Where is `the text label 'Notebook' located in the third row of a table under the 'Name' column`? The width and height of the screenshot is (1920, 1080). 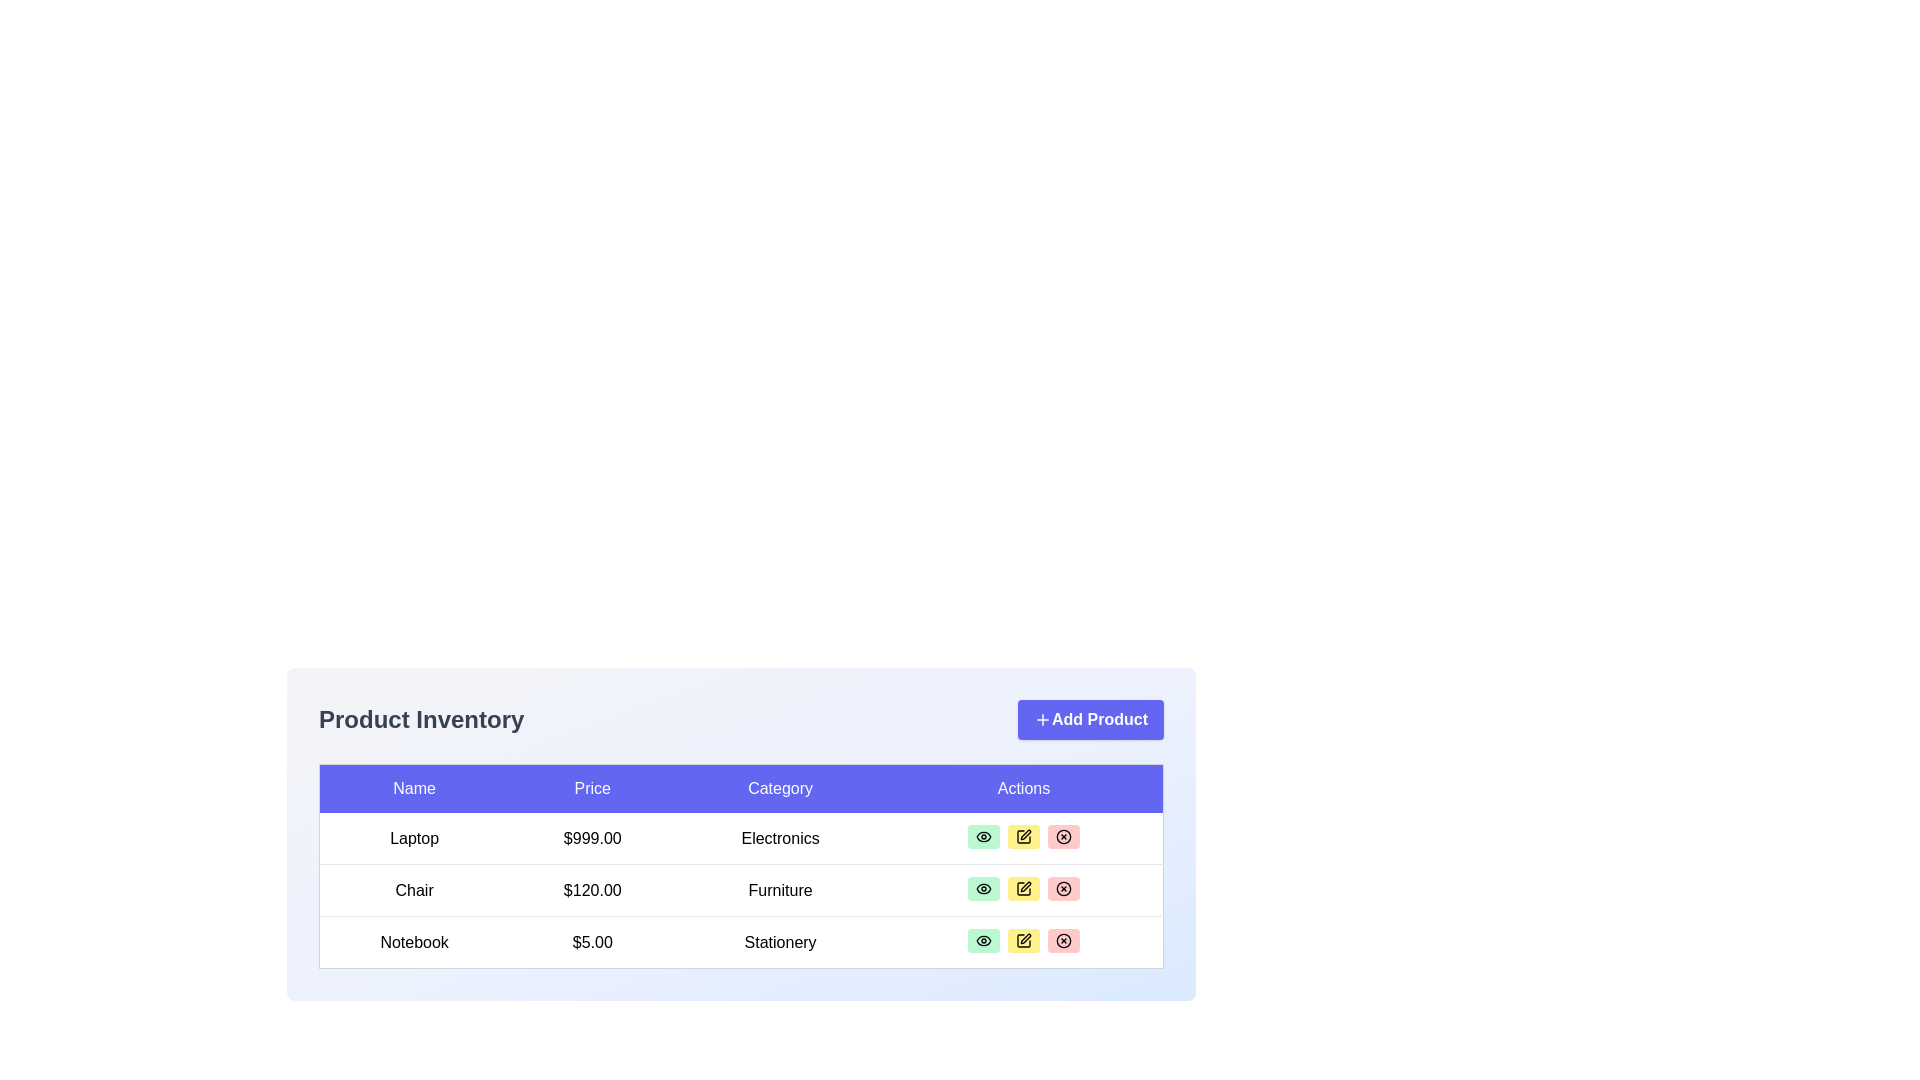 the text label 'Notebook' located in the third row of a table under the 'Name' column is located at coordinates (413, 942).